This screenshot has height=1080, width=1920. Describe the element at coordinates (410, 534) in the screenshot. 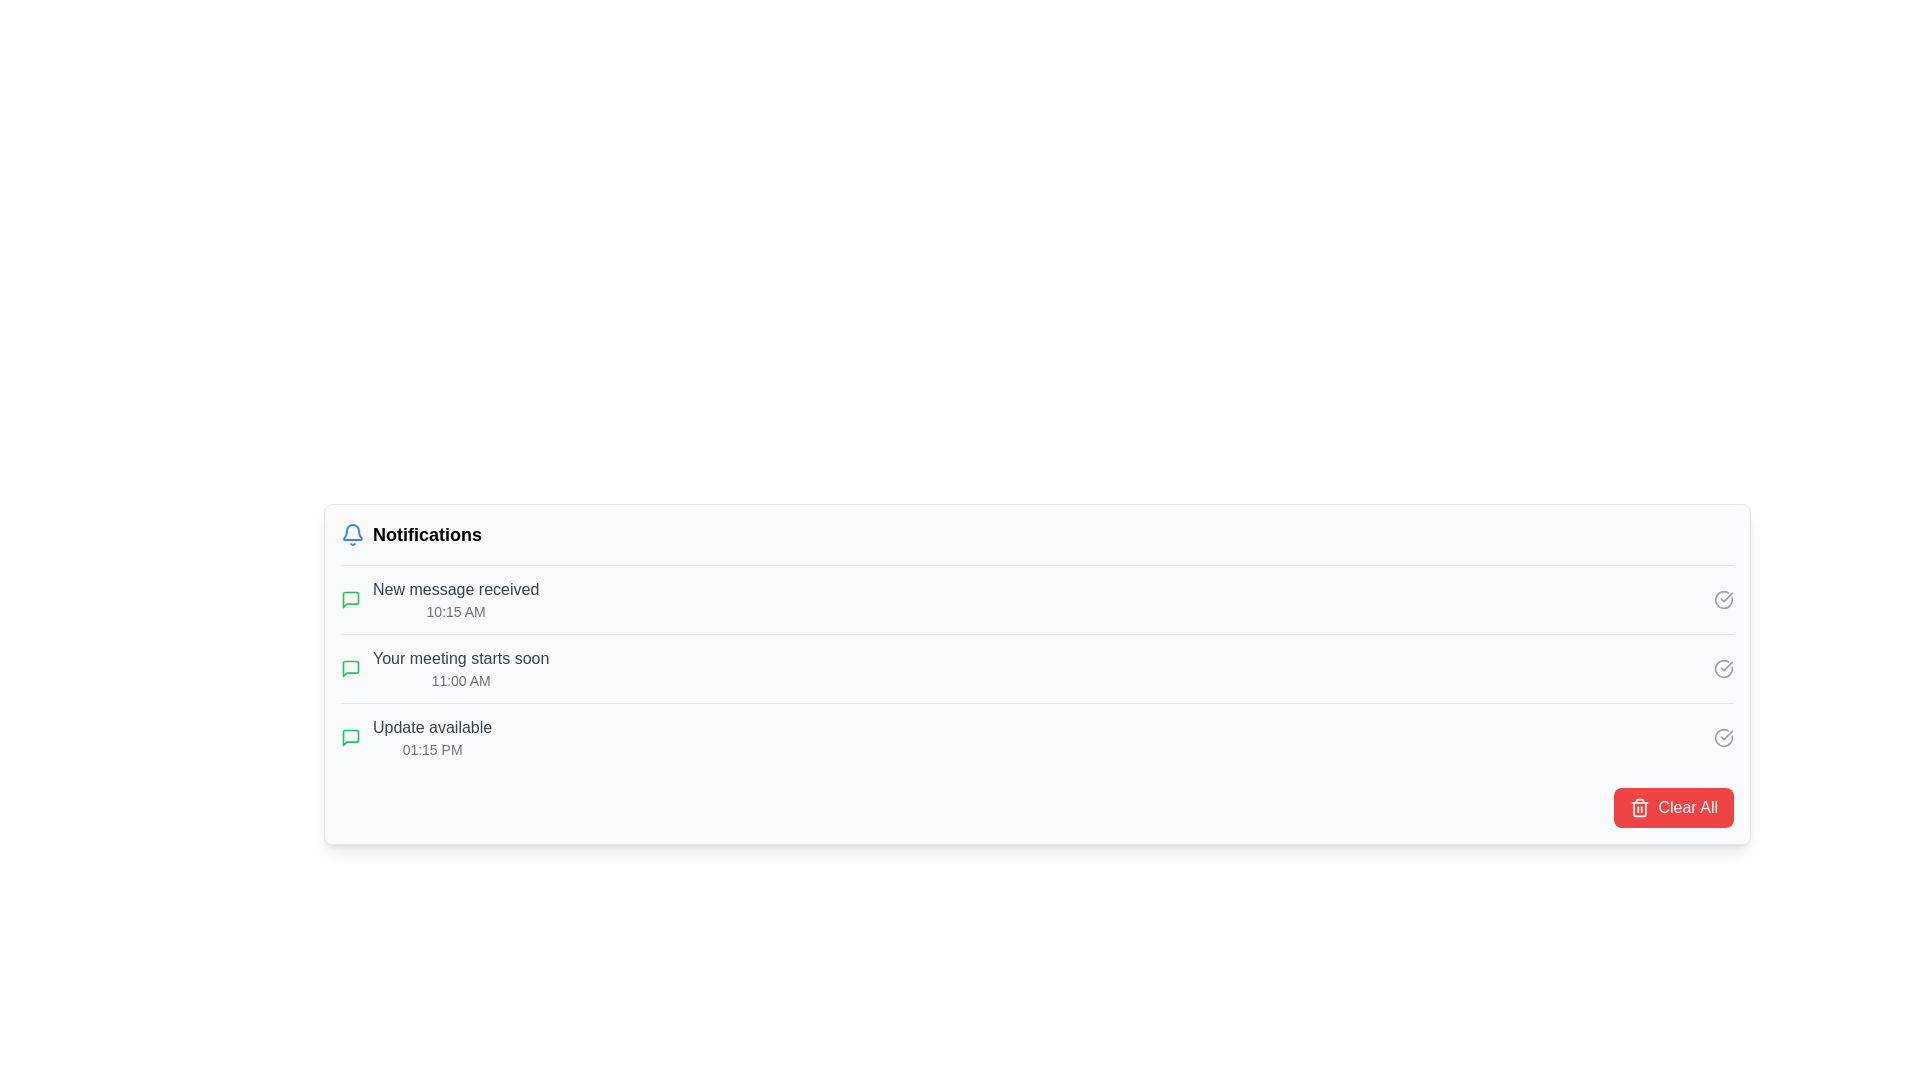

I see `the label and icon group that indicates new or unread notification alerts, located at the top-left of the notification section` at that location.